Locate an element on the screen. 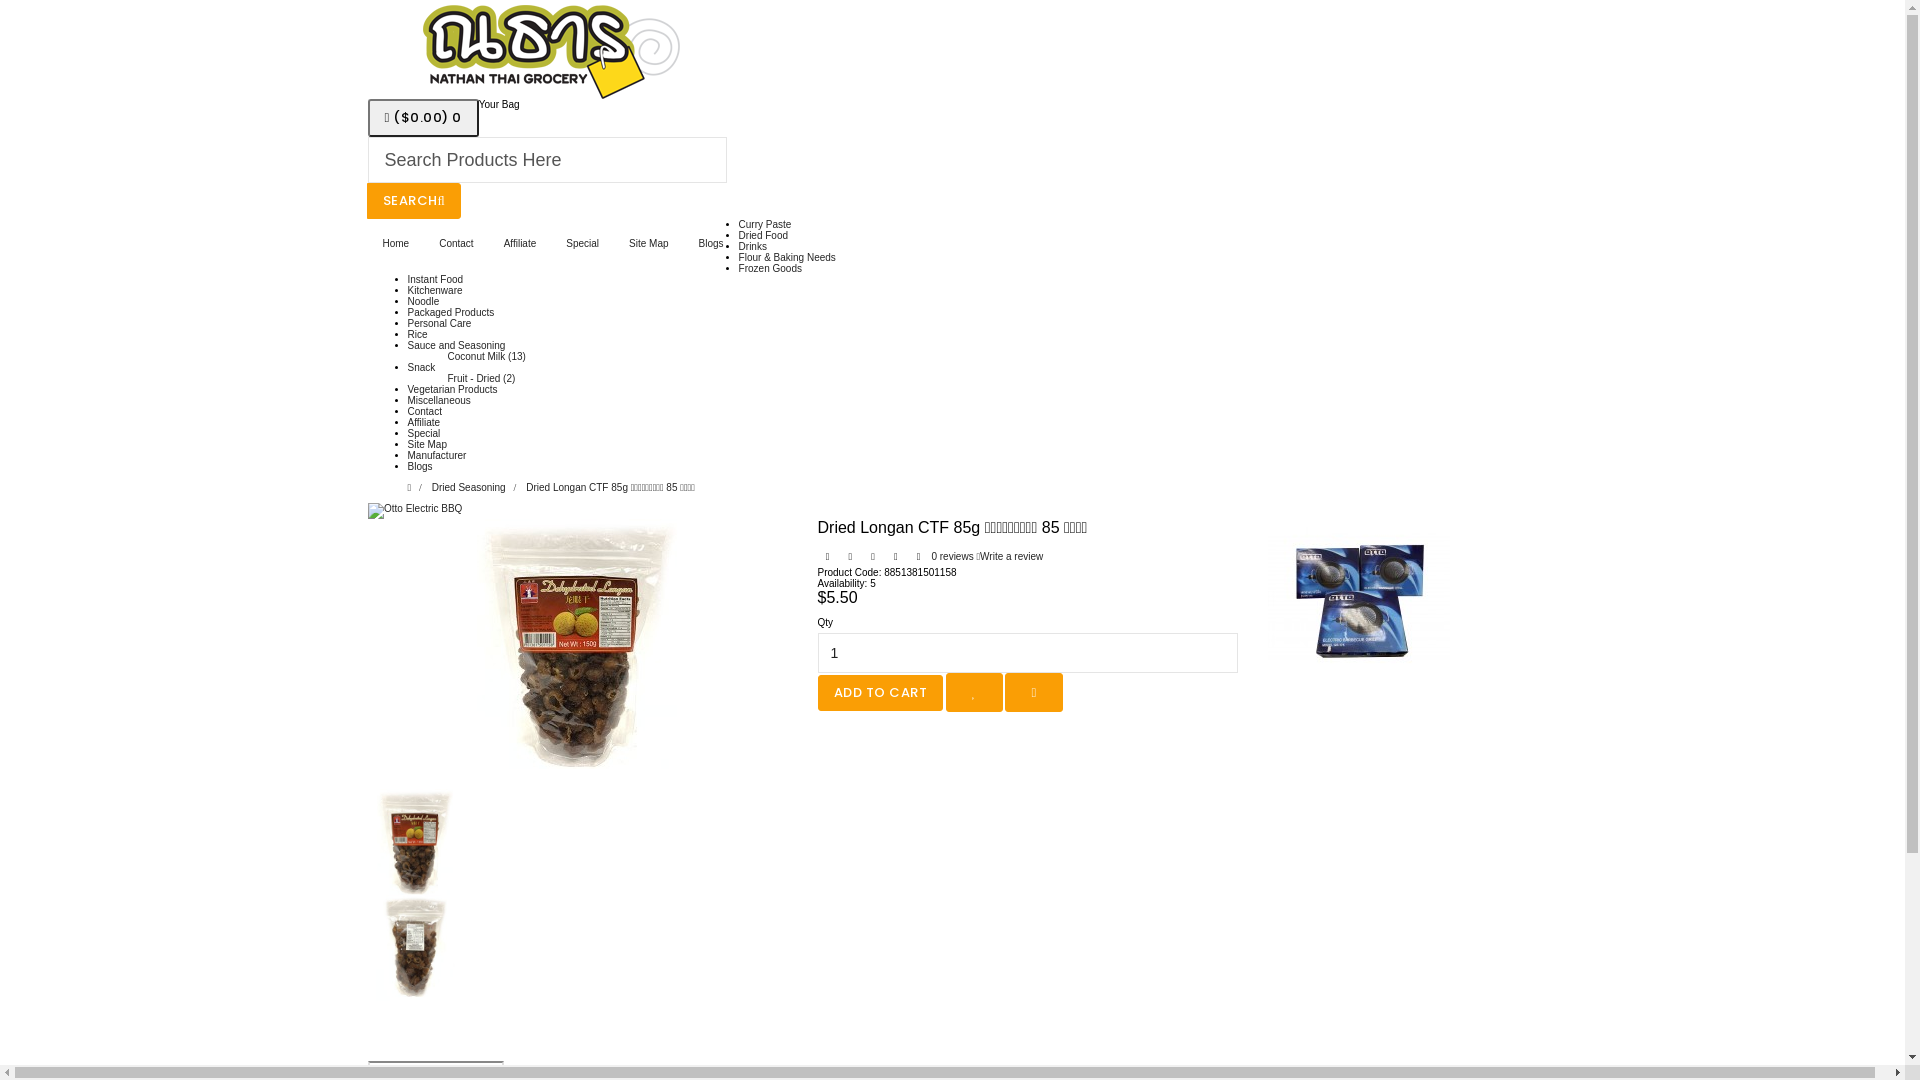 The image size is (1920, 1080). 'Drinks' is located at coordinates (752, 245).